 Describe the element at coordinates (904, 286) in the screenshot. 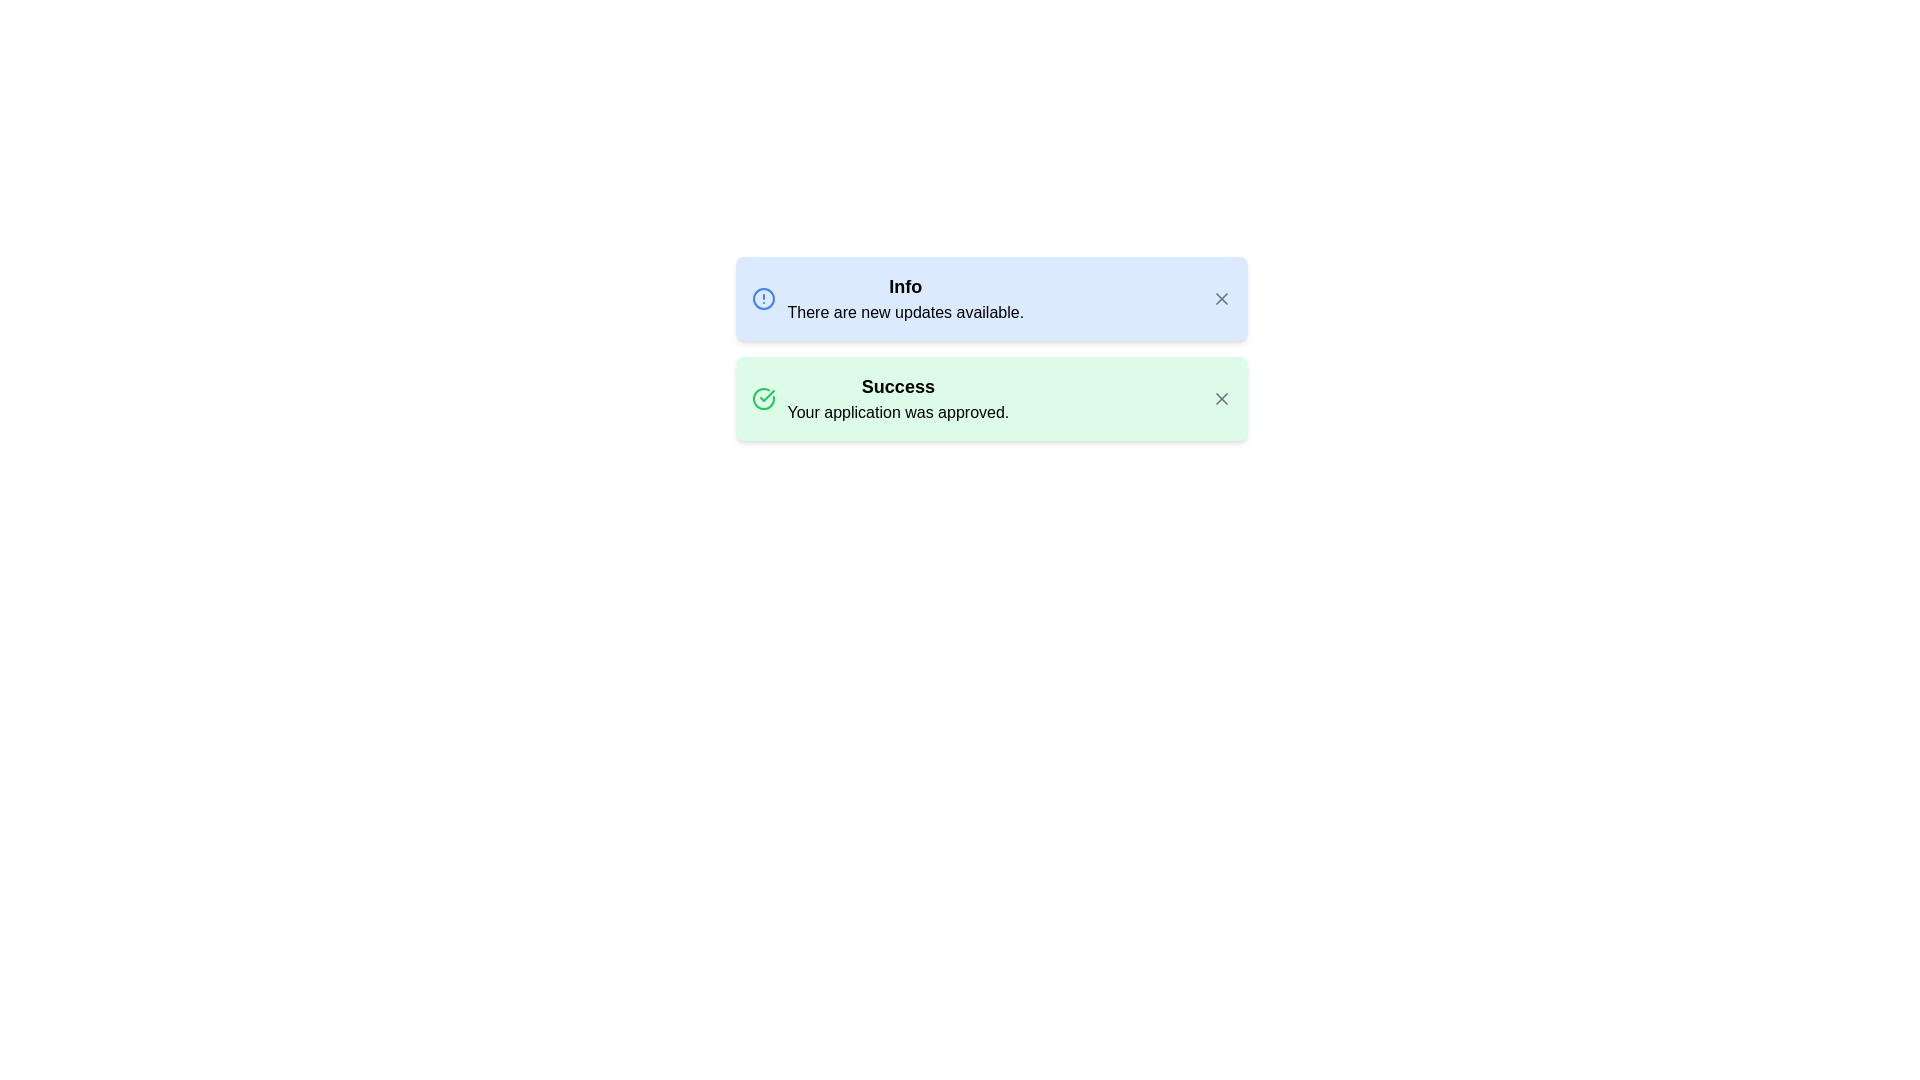

I see `bold text label displaying 'Info' prominently located in the notification area with a light blue background, positioned near the top left of the notification message box` at that location.